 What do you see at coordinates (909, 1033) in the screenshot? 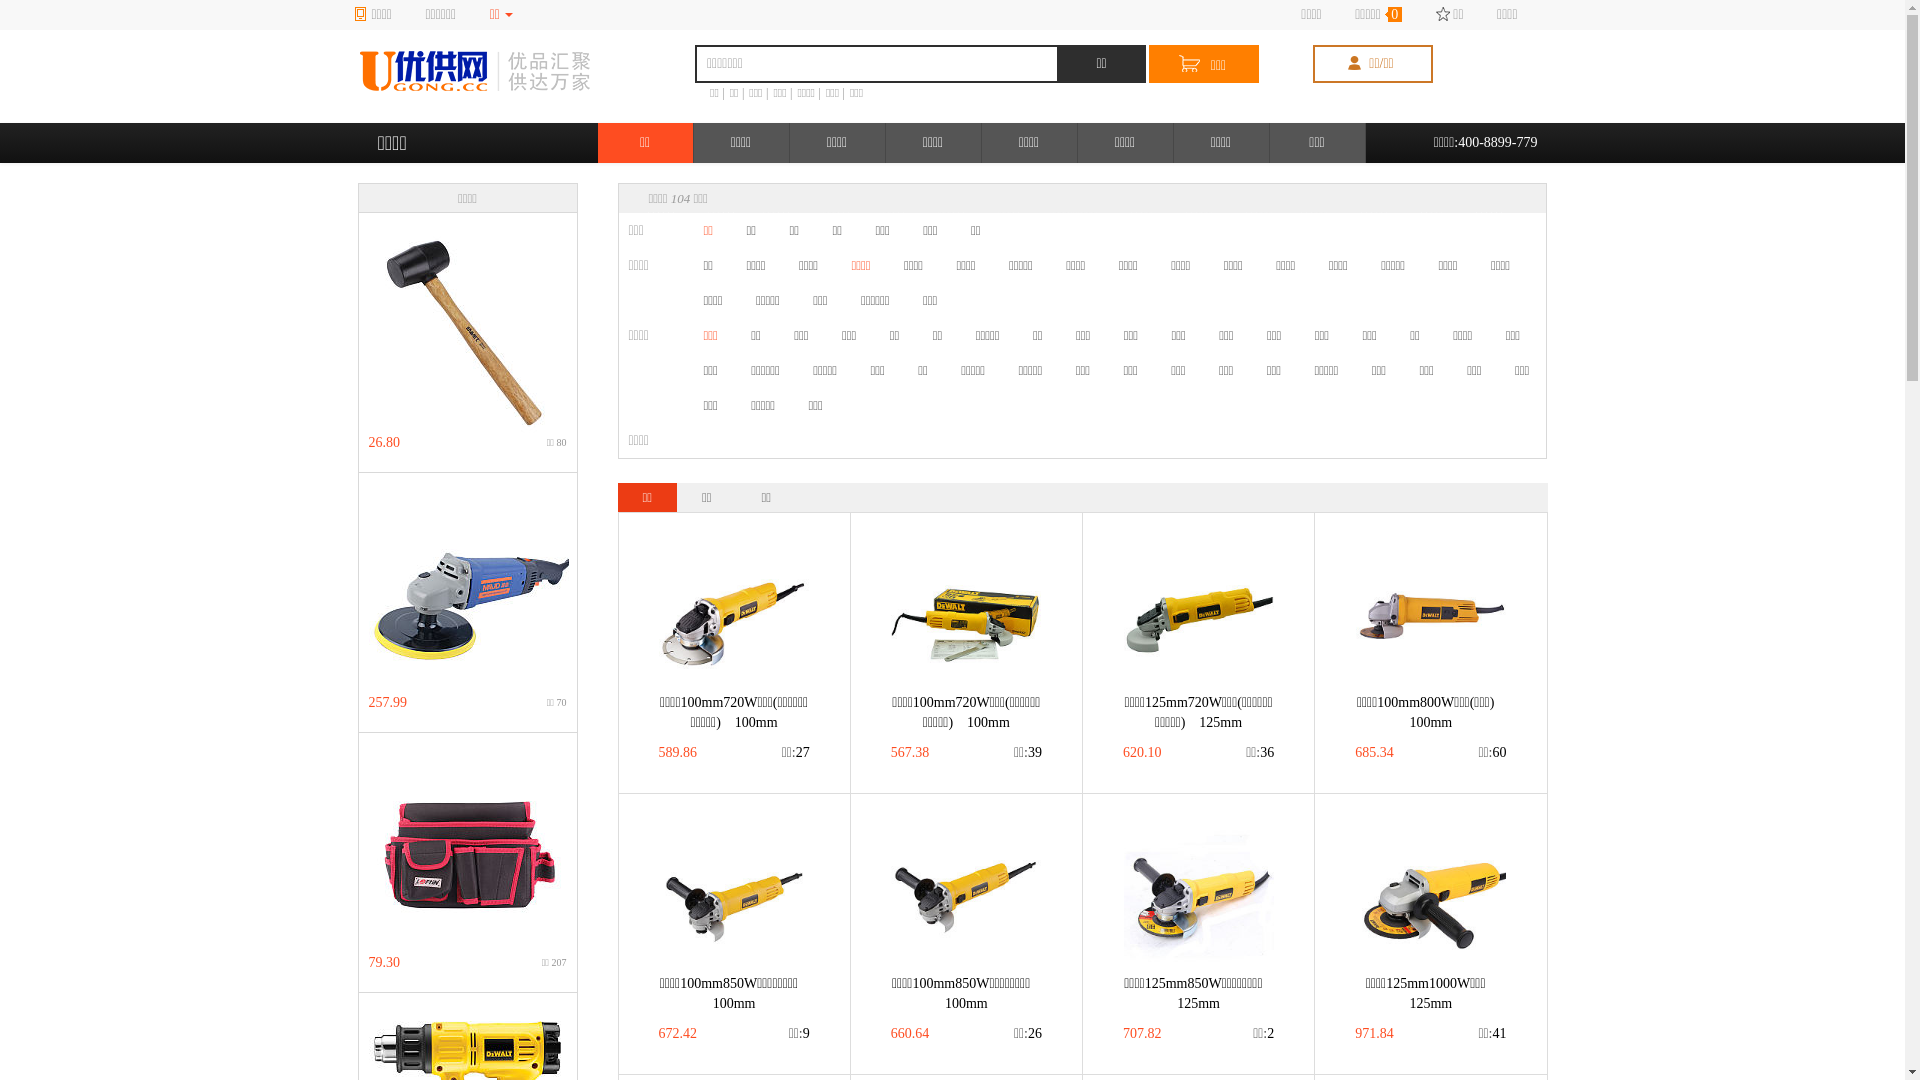
I see `'660.64'` at bounding box center [909, 1033].